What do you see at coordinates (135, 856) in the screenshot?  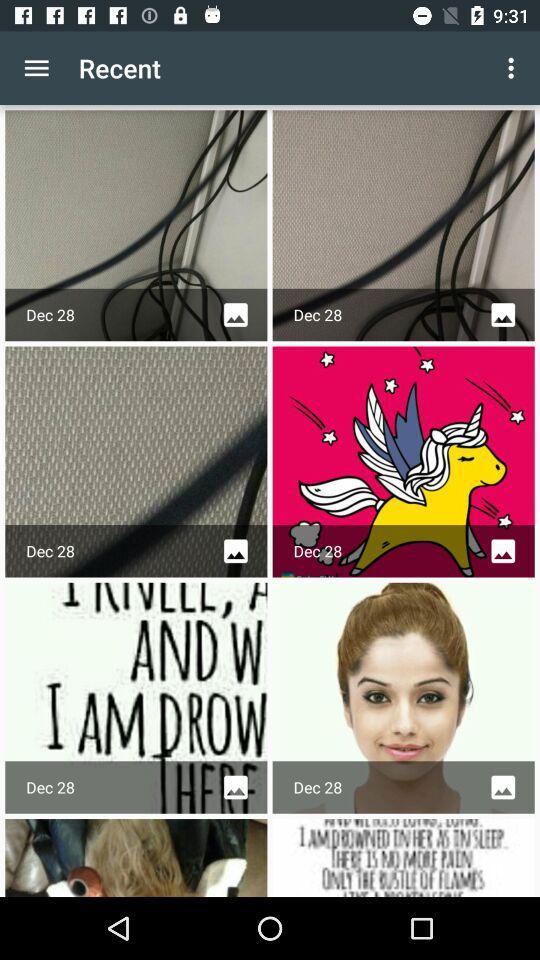 I see `tap on the image at bottom left` at bounding box center [135, 856].